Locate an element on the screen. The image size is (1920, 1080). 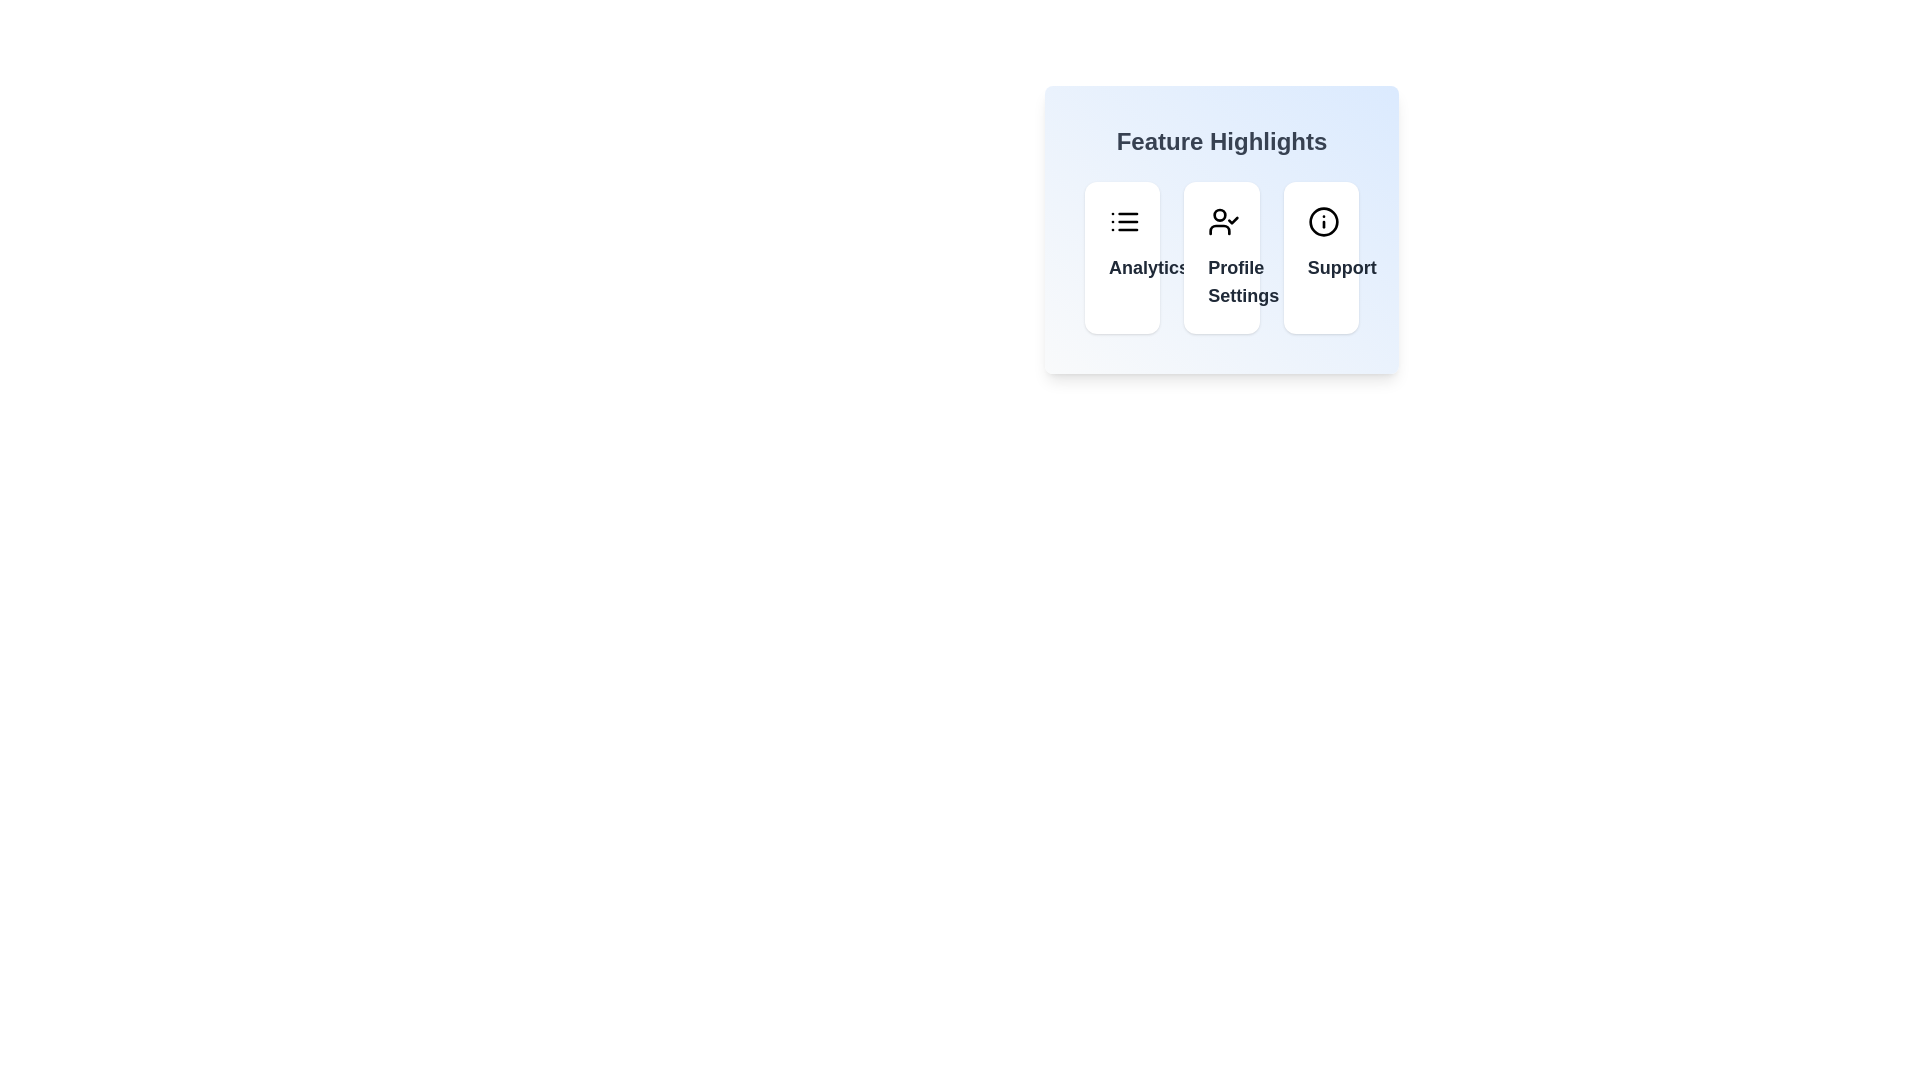
the second Interactive card in the 'Feature Highlights' section is located at coordinates (1221, 257).